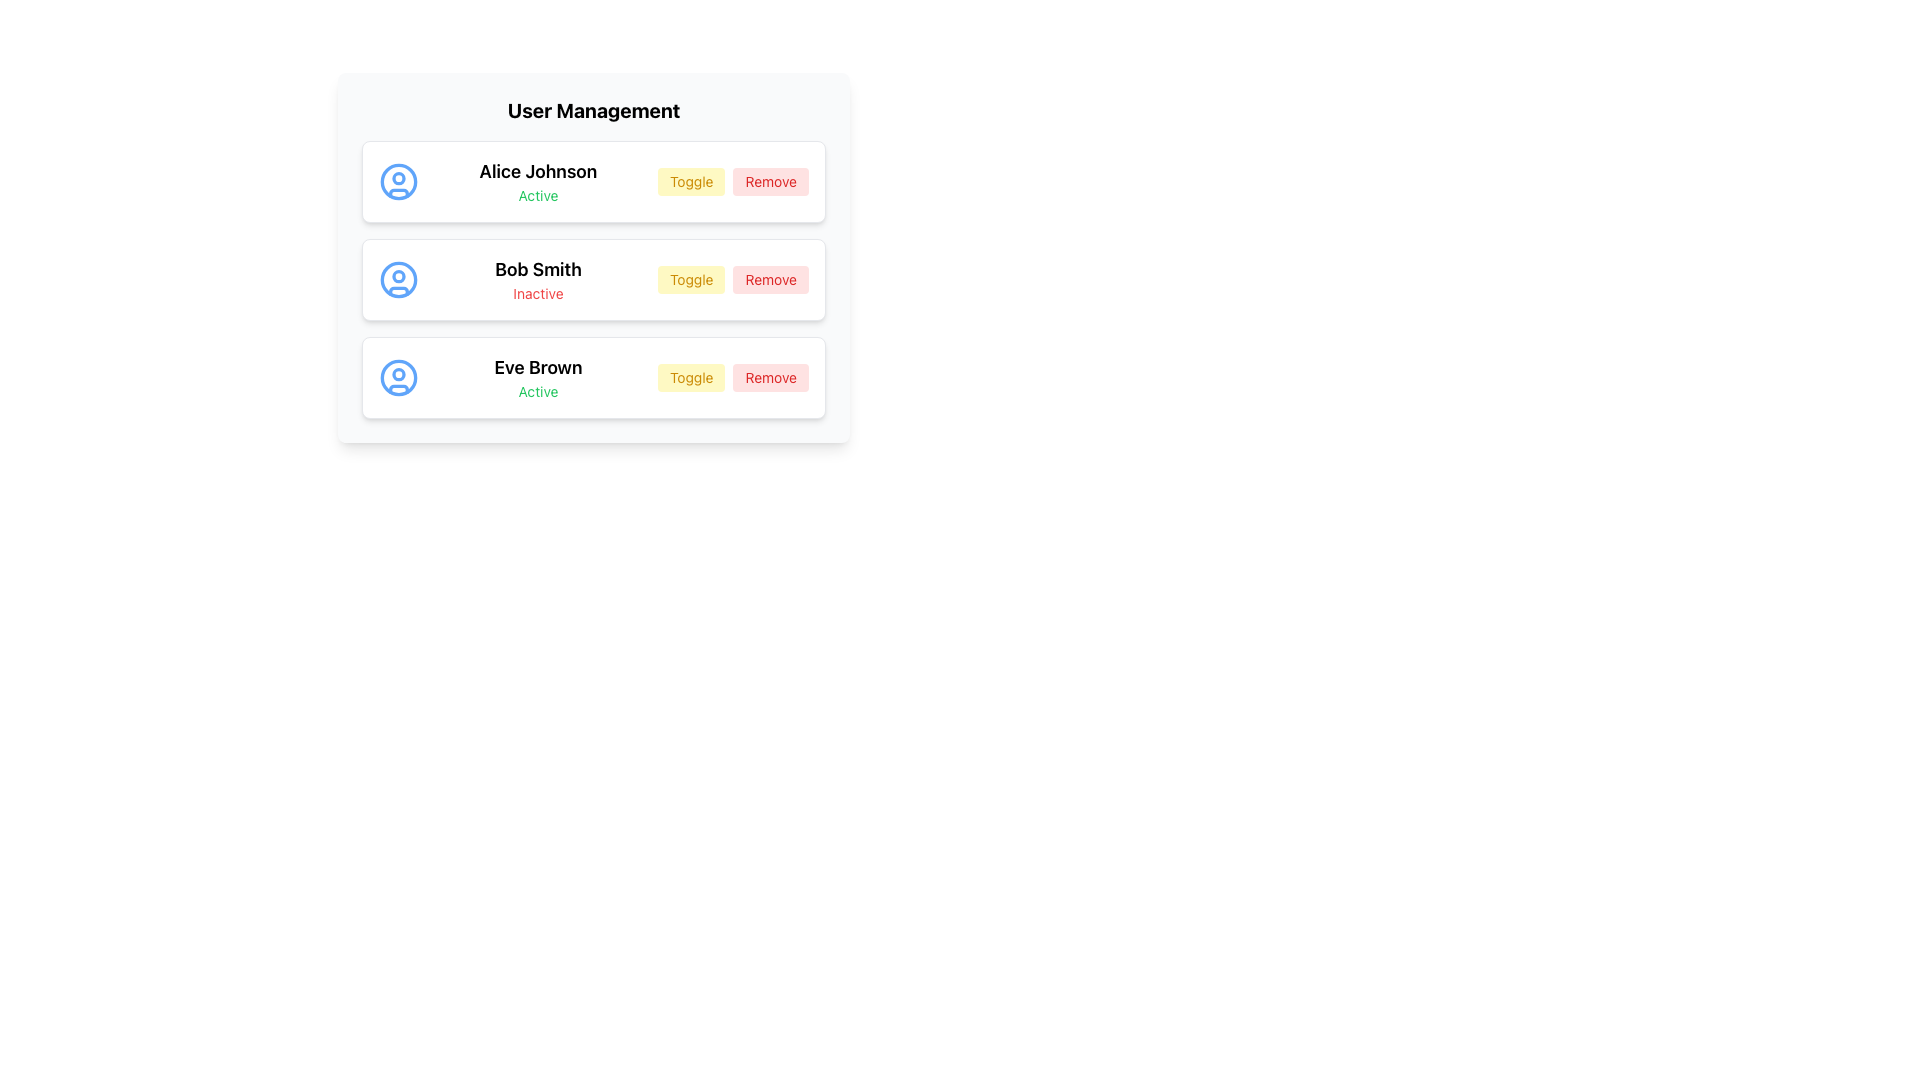 The image size is (1920, 1080). What do you see at coordinates (398, 374) in the screenshot?
I see `the small circle element within the SVG that represents the user's avatar, which is centrally aligned at the top of the avatar's inner area` at bounding box center [398, 374].